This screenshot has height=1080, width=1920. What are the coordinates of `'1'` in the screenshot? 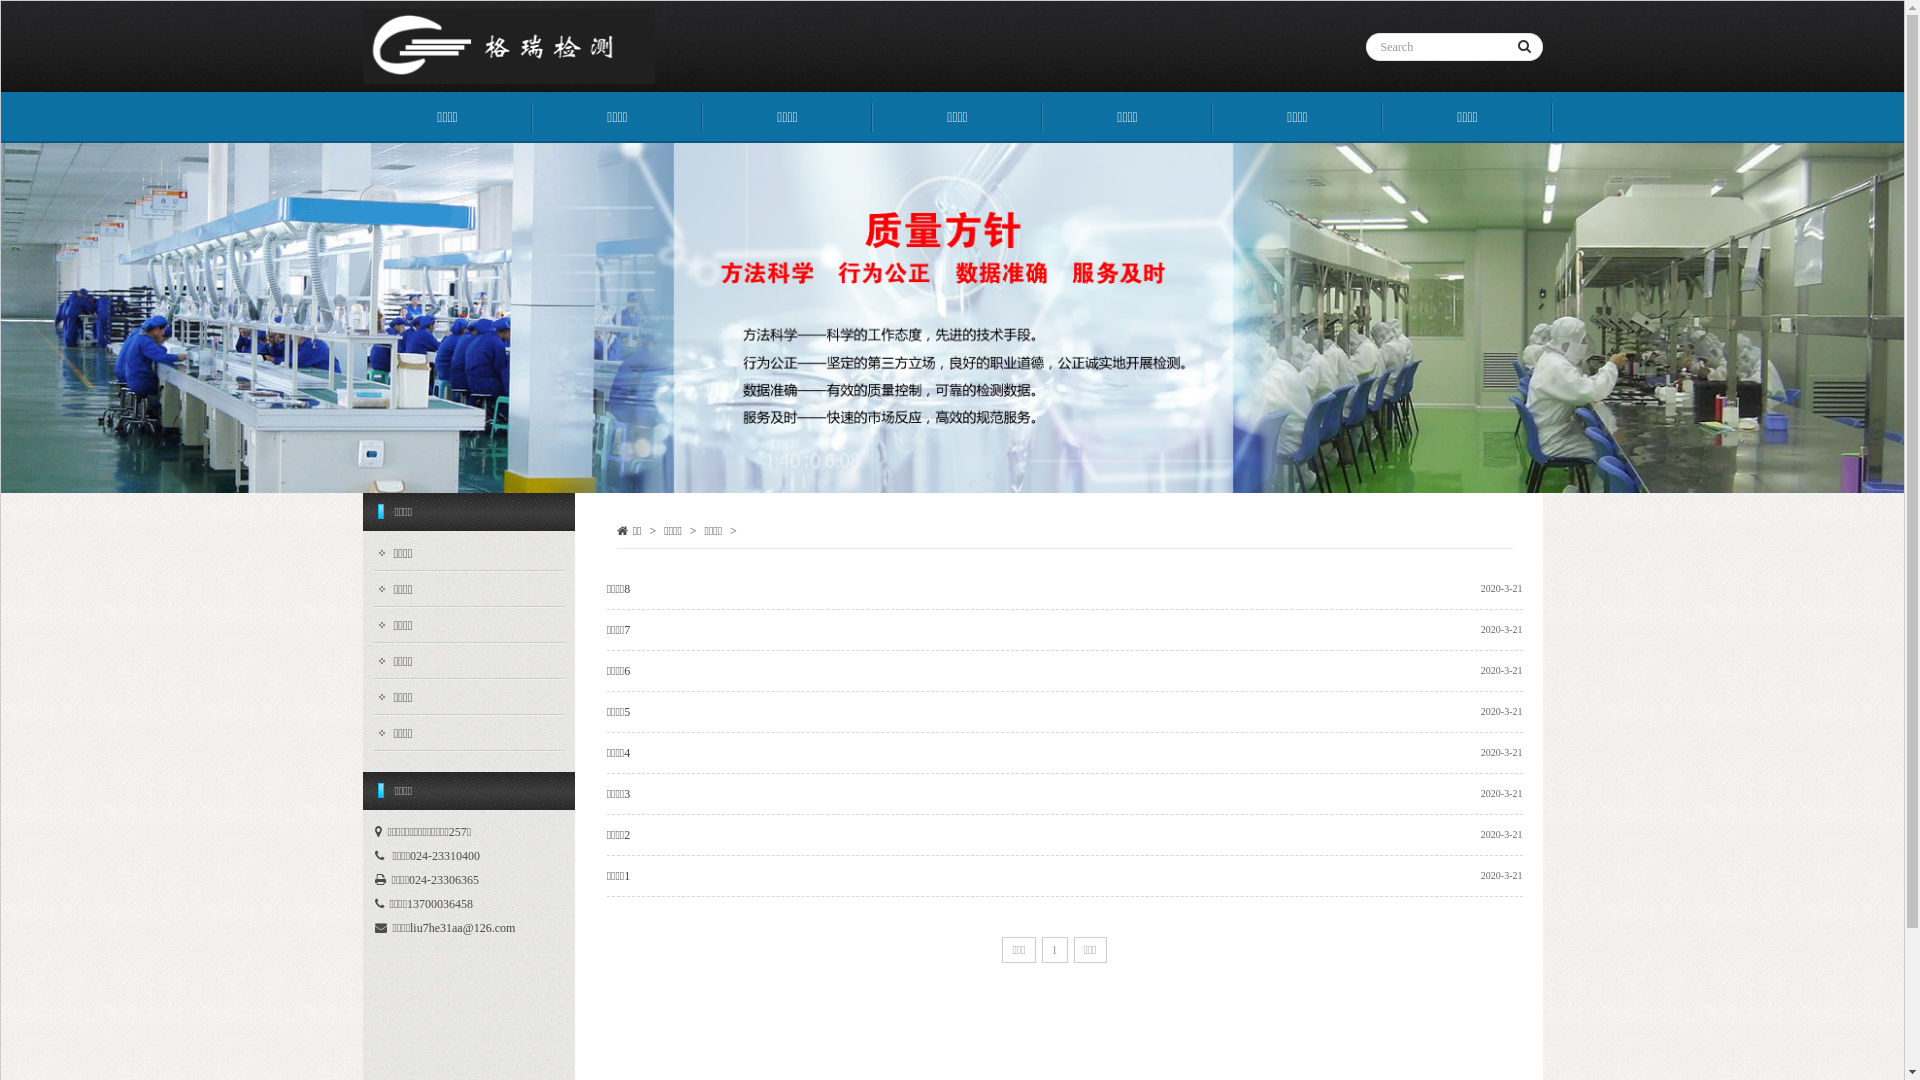 It's located at (1054, 948).